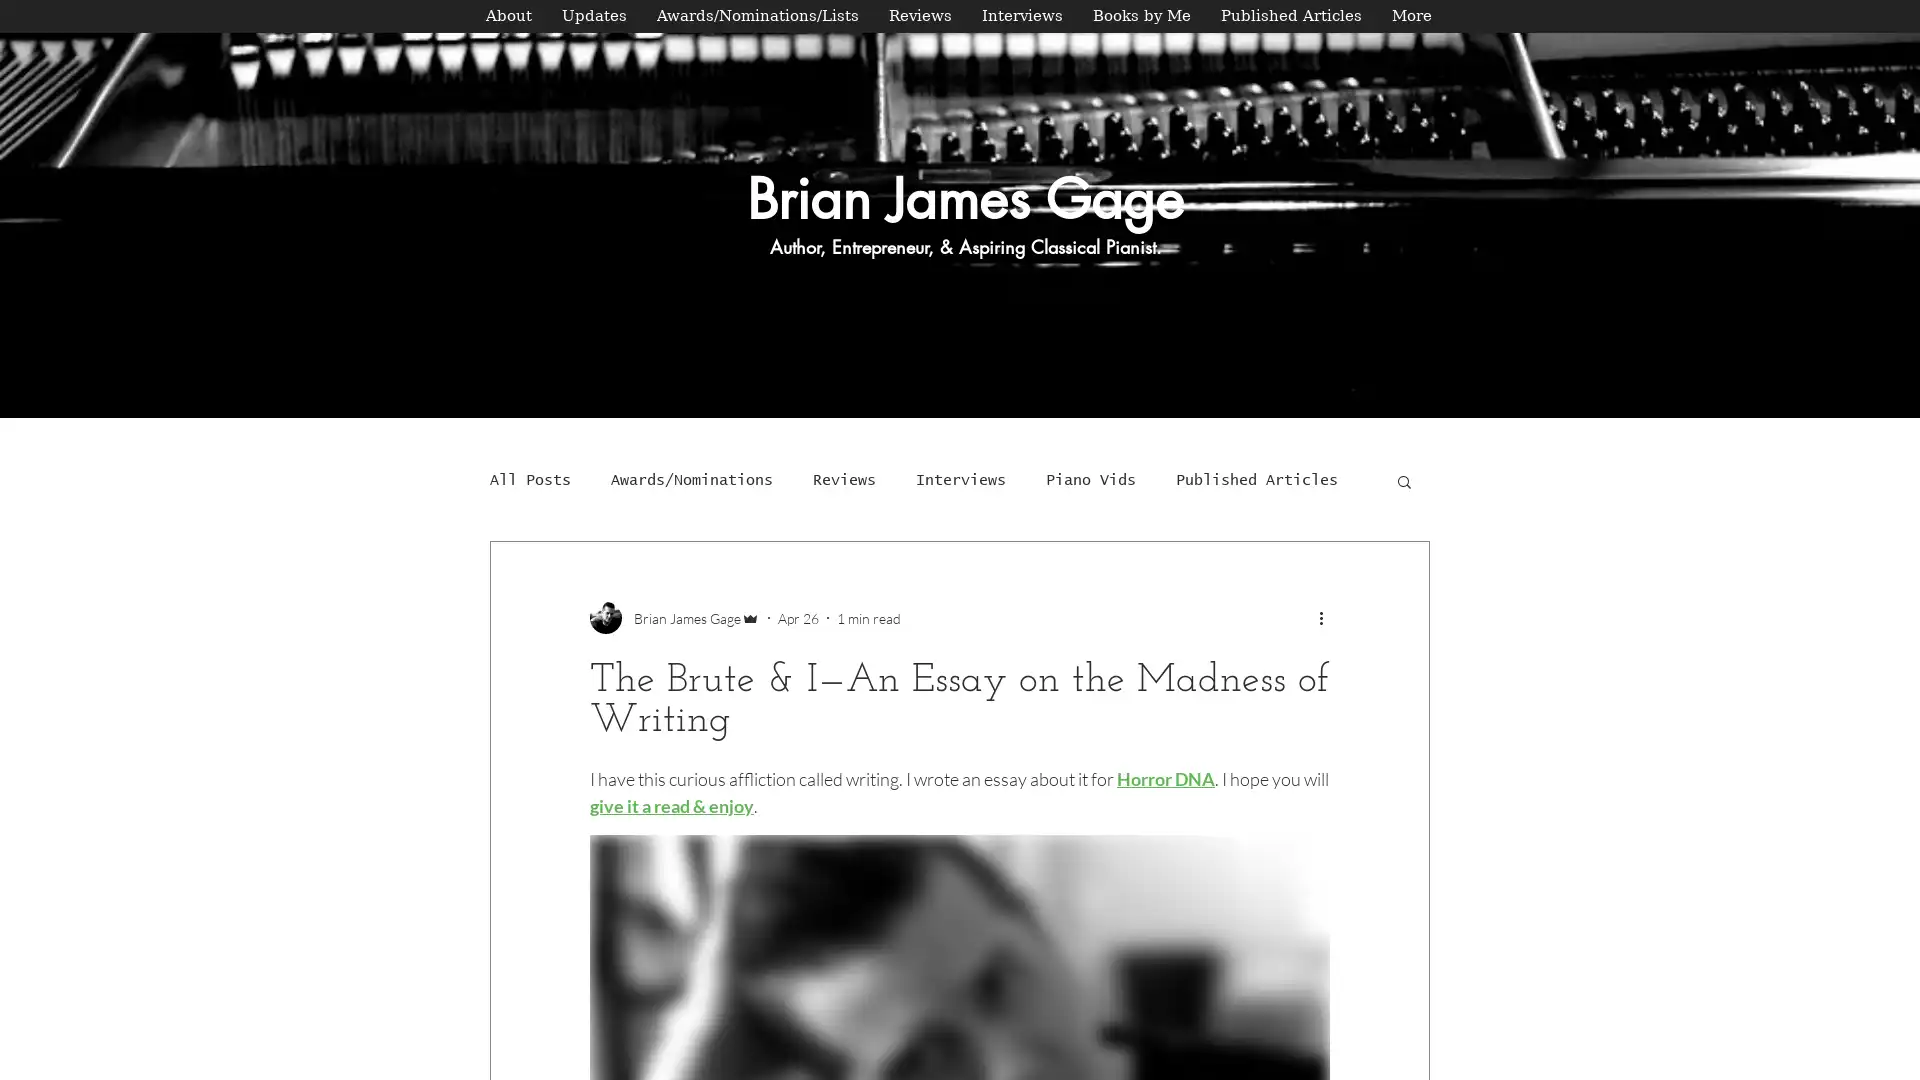 Image resolution: width=1920 pixels, height=1080 pixels. Describe the element at coordinates (1403, 483) in the screenshot. I see `Search` at that location.